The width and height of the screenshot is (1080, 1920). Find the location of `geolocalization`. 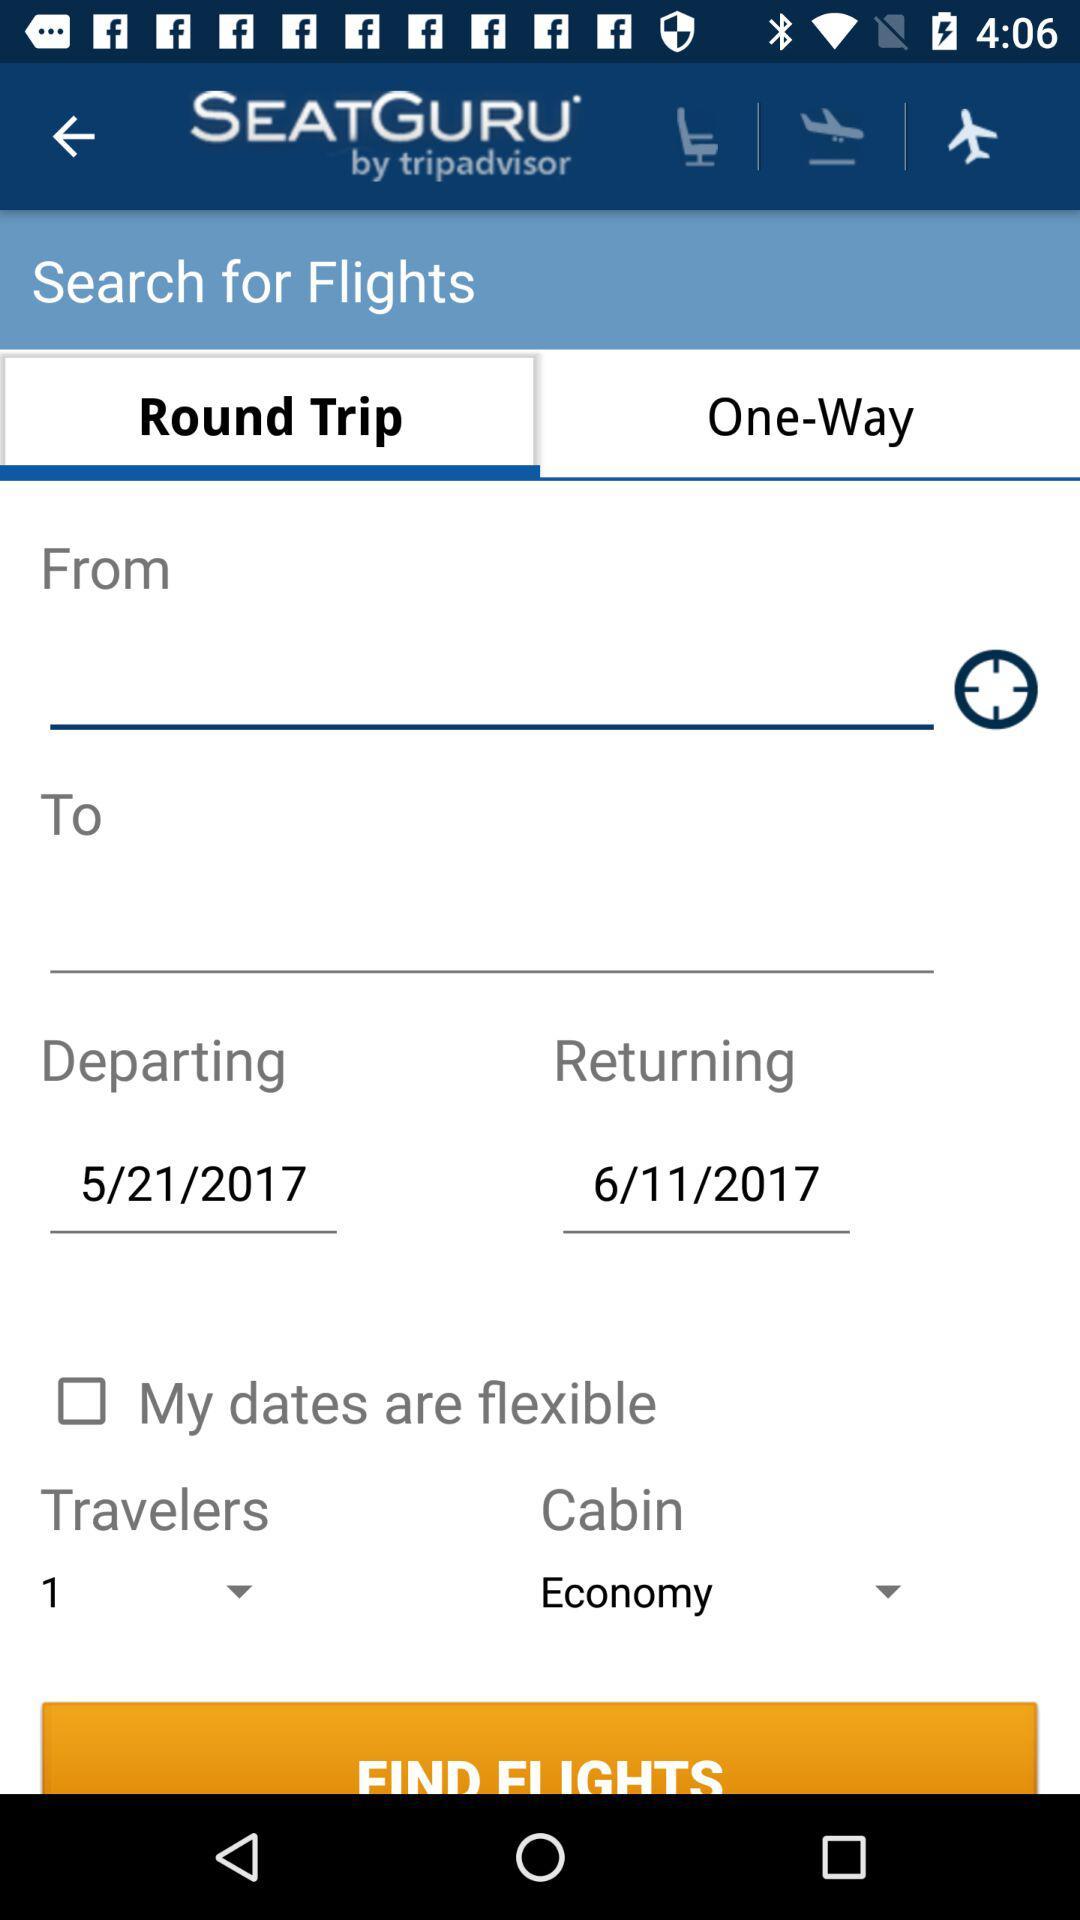

geolocalization is located at coordinates (996, 689).